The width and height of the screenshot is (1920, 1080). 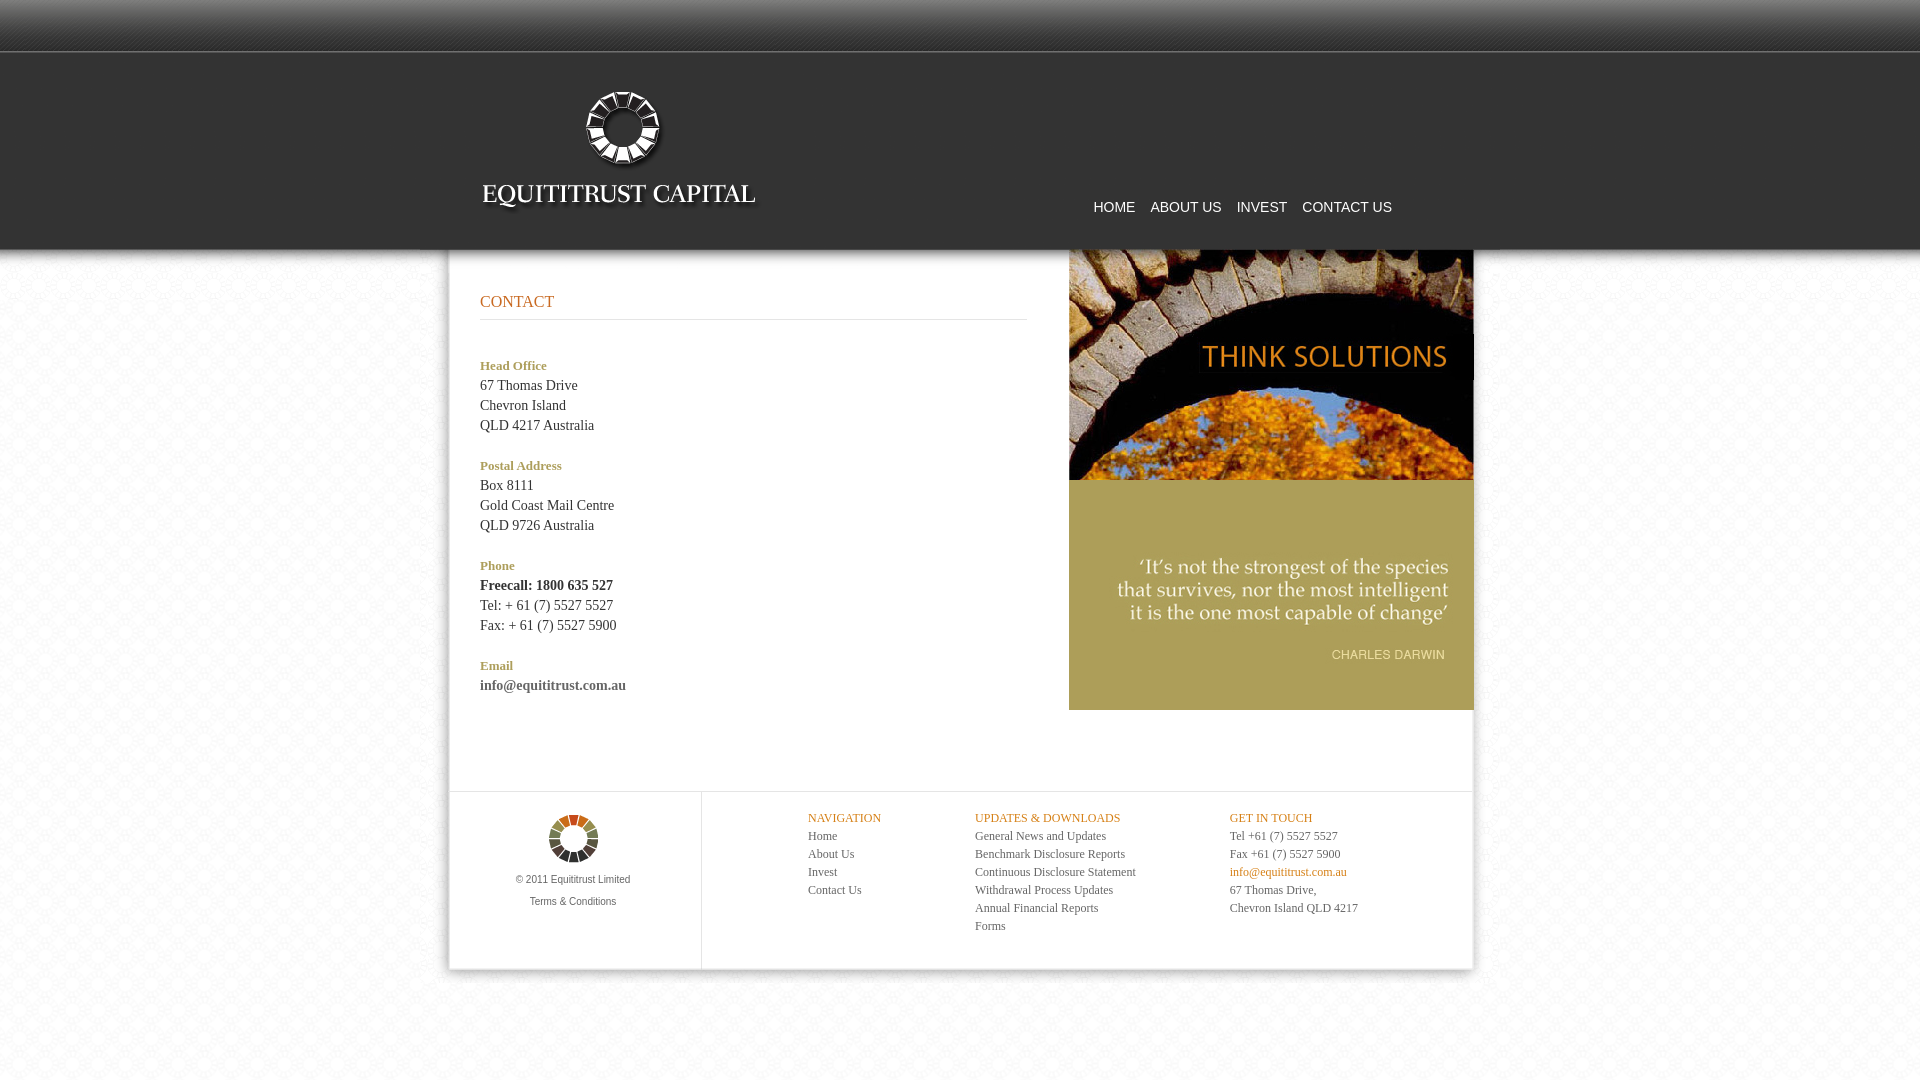 I want to click on 'About Us', so click(x=830, y=853).